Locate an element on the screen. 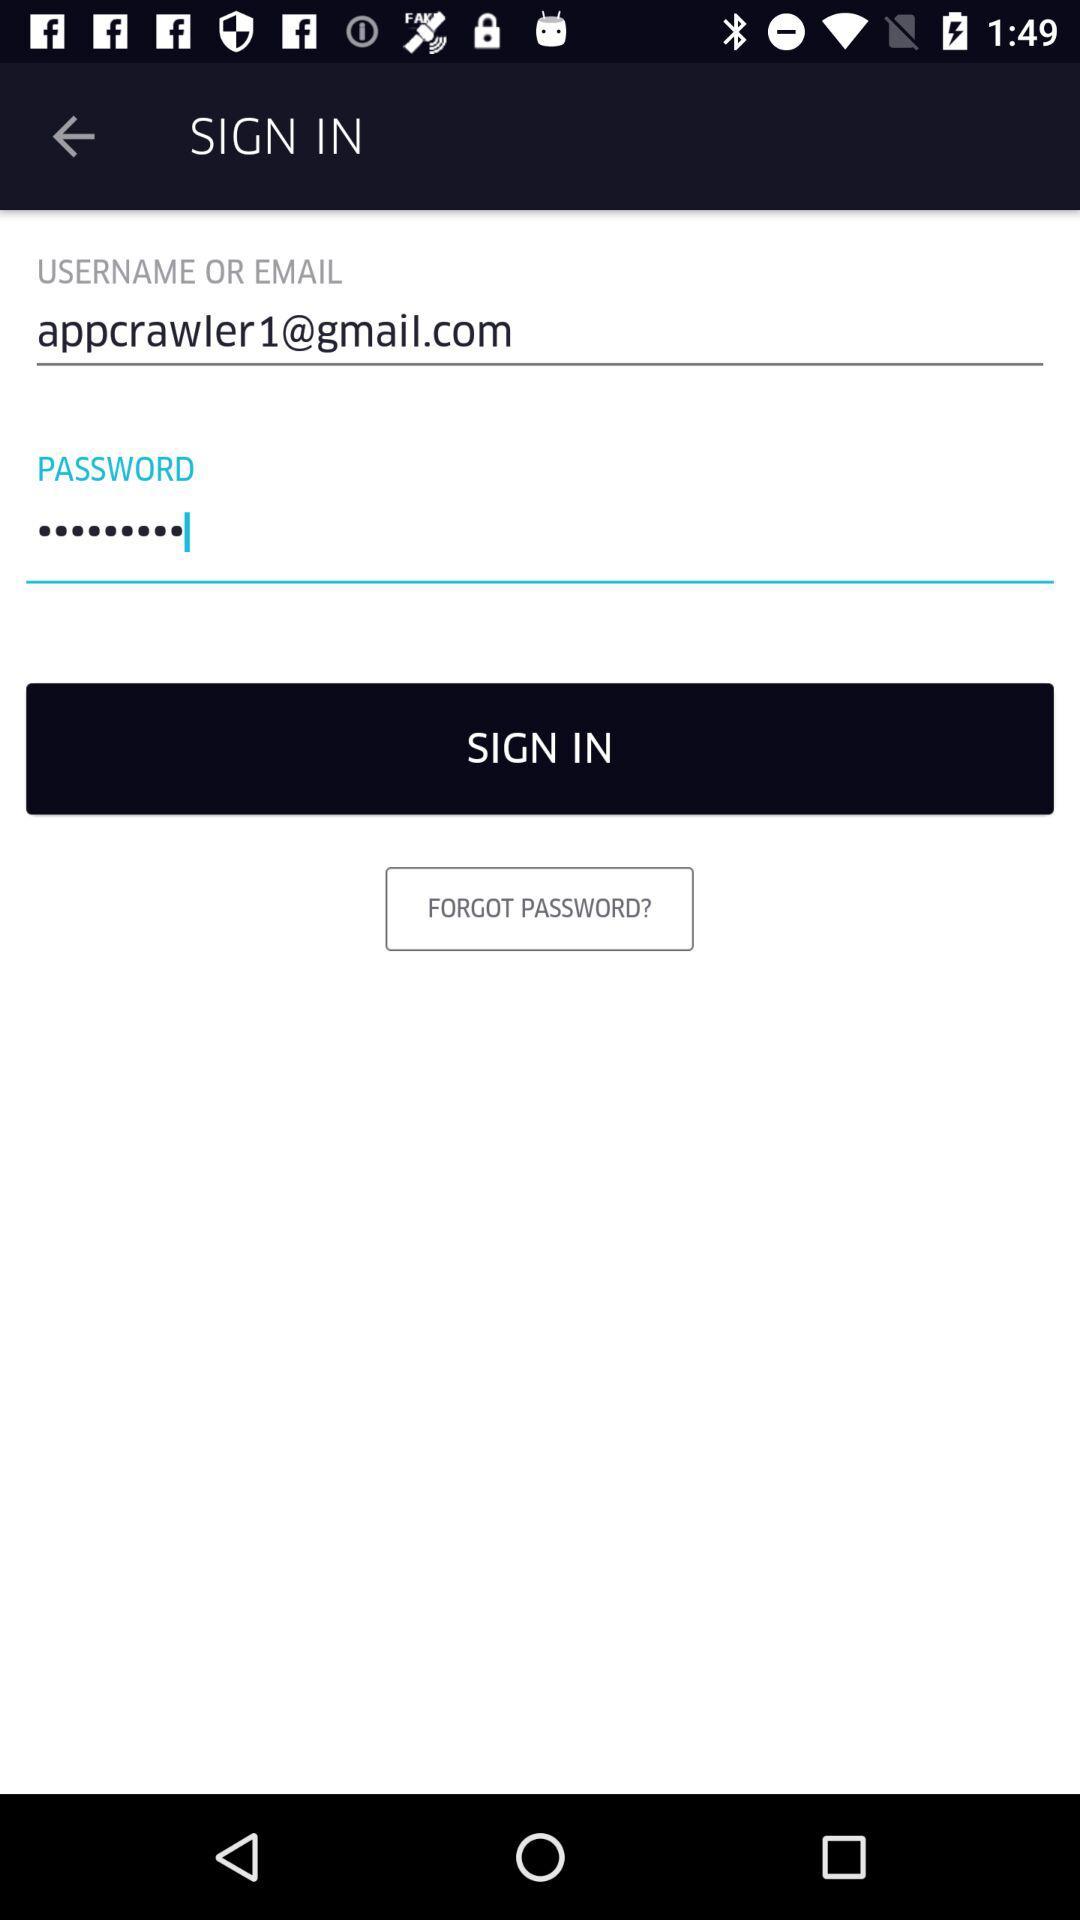 The image size is (1080, 1920). appcrawler1@gmail.com icon is located at coordinates (540, 340).